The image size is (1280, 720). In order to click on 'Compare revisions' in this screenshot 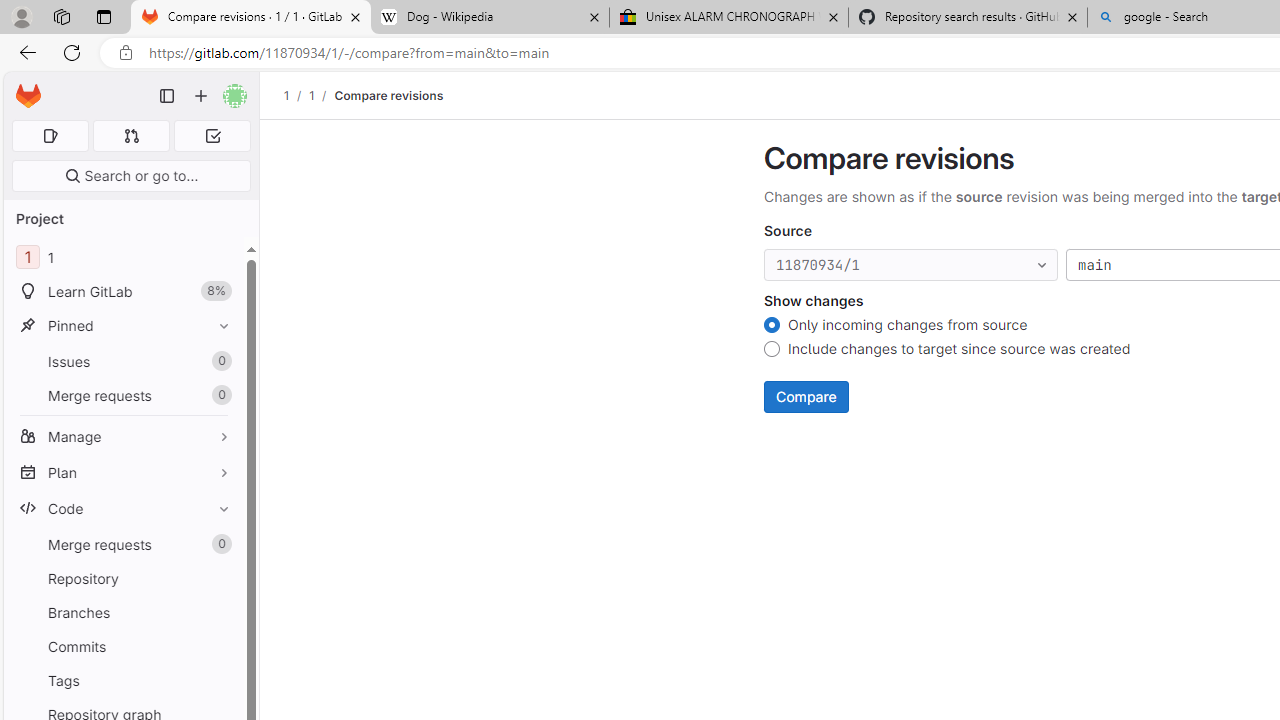, I will do `click(389, 95)`.